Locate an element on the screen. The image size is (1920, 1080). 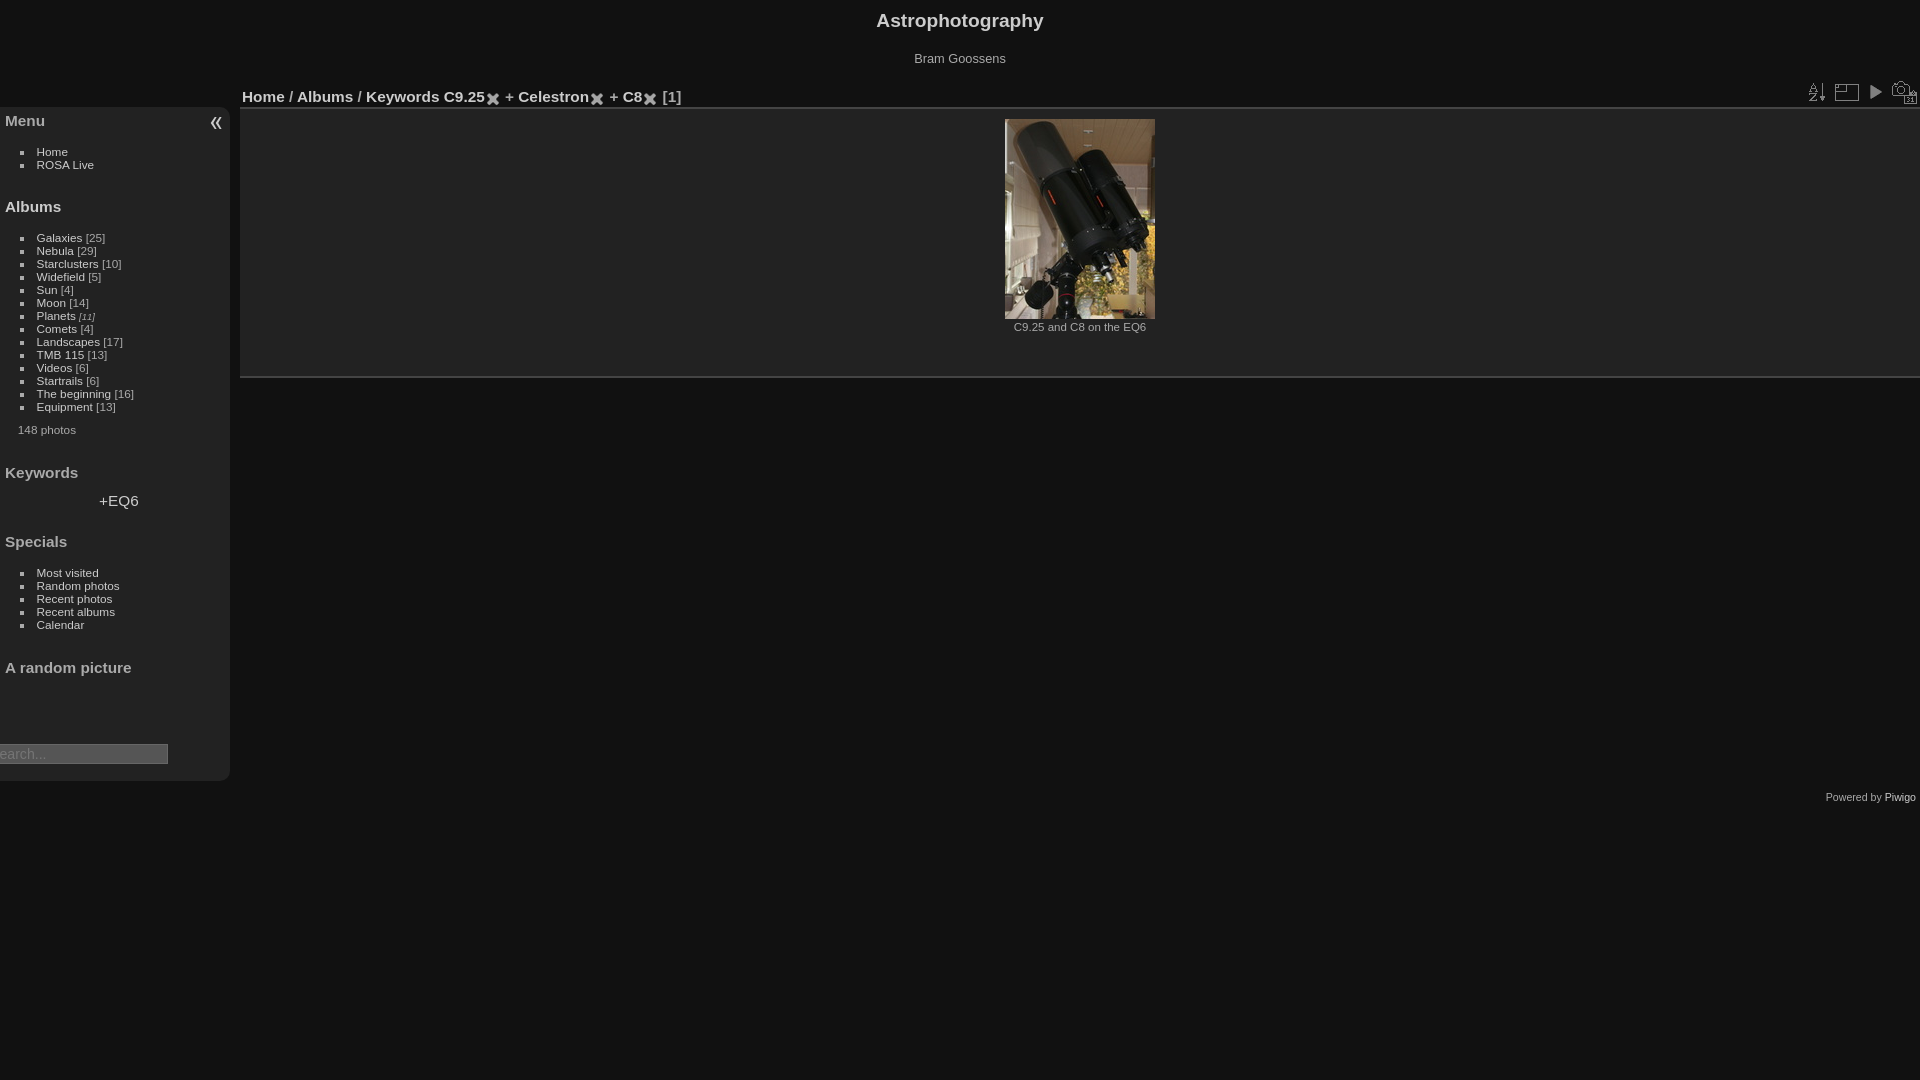
'Landscapes' is located at coordinates (68, 340).